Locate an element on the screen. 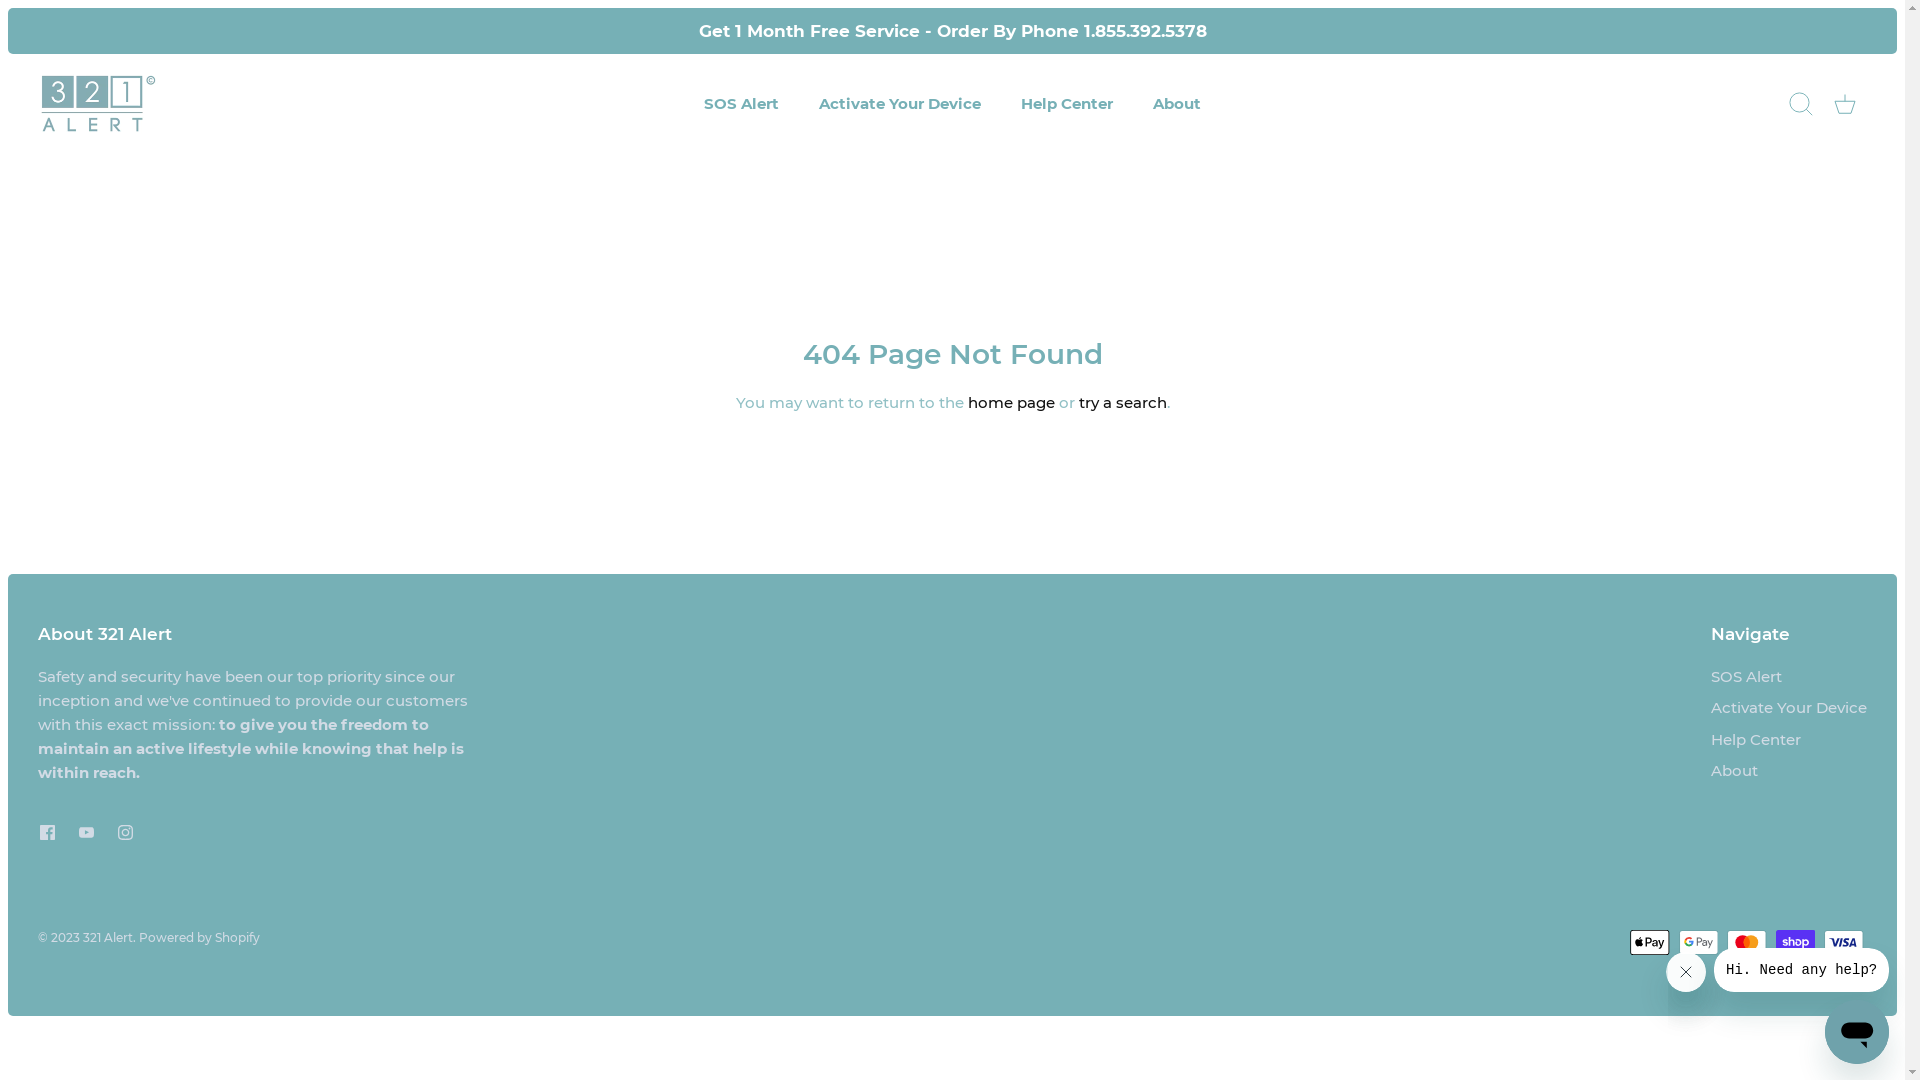  'Close message' is located at coordinates (1684, 971).